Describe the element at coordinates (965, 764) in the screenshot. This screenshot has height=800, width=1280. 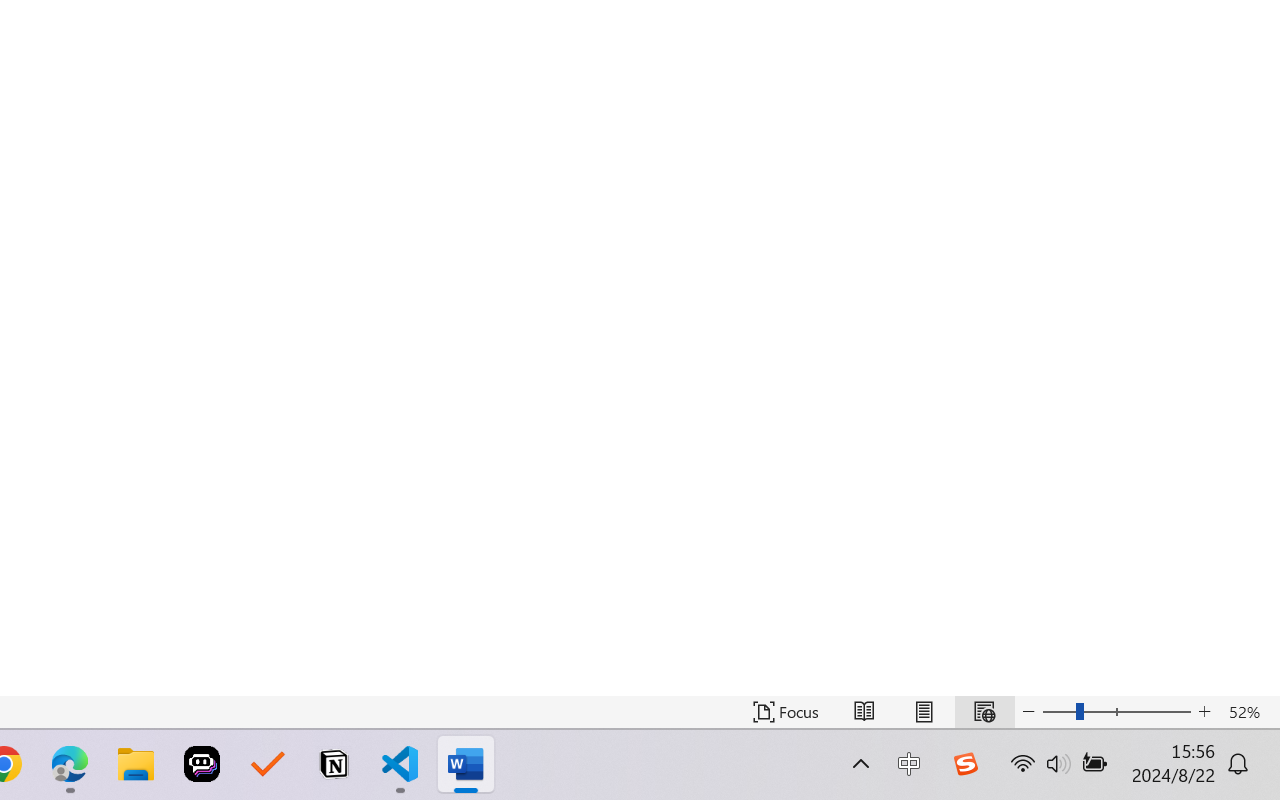
I see `'Class: Image'` at that location.